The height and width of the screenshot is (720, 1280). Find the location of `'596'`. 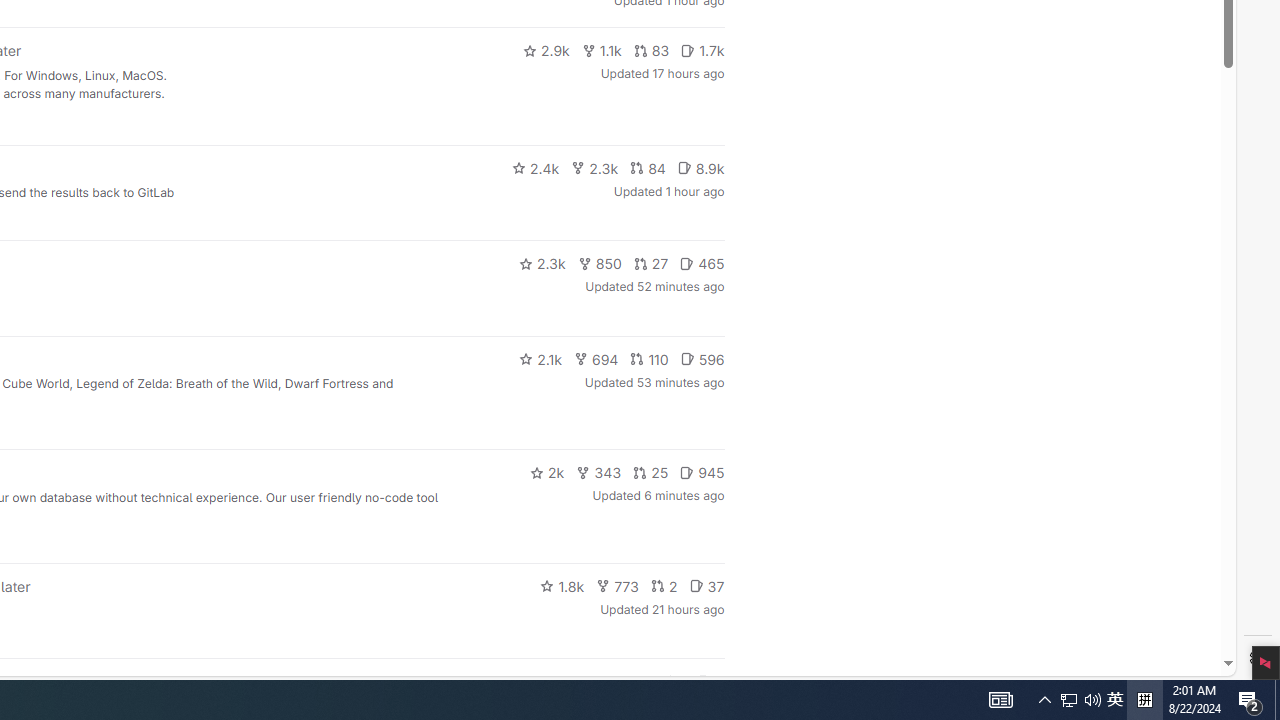

'596' is located at coordinates (702, 357).